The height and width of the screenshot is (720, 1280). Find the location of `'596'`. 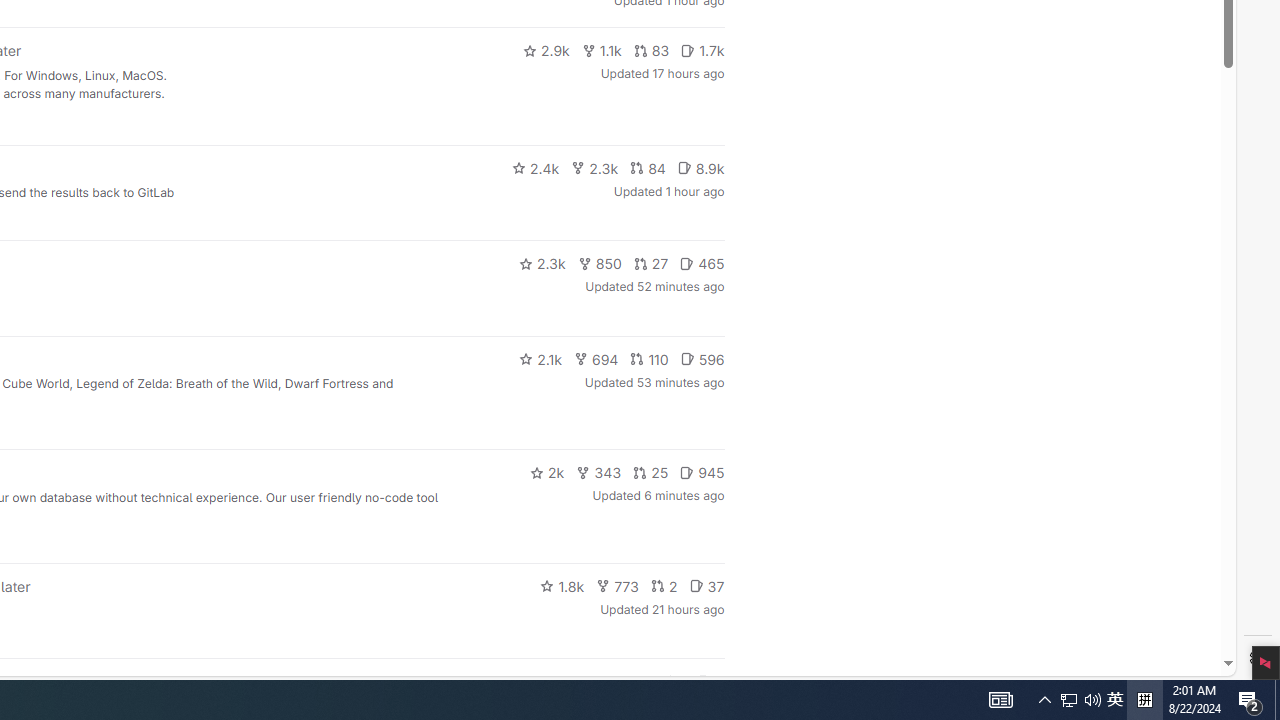

'596' is located at coordinates (702, 357).